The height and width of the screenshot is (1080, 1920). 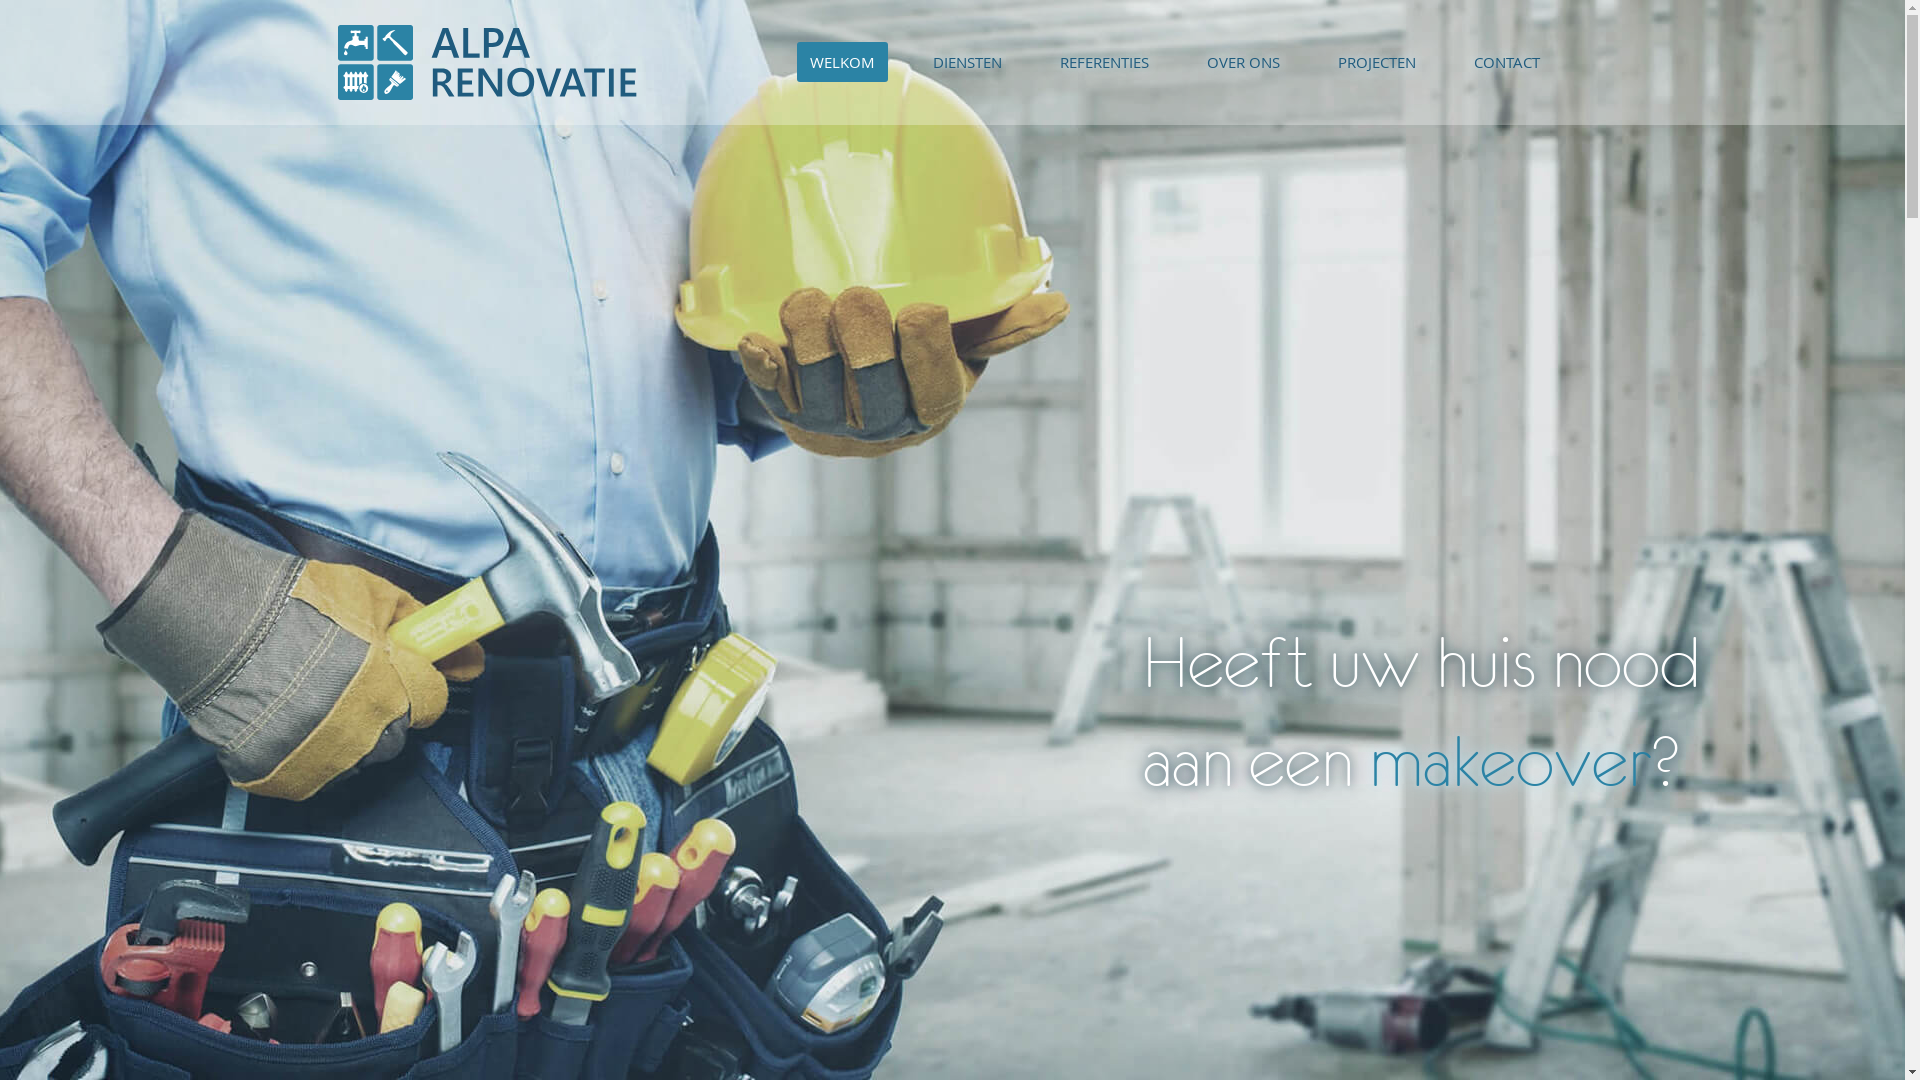 I want to click on 'WELKOM', so click(x=795, y=60).